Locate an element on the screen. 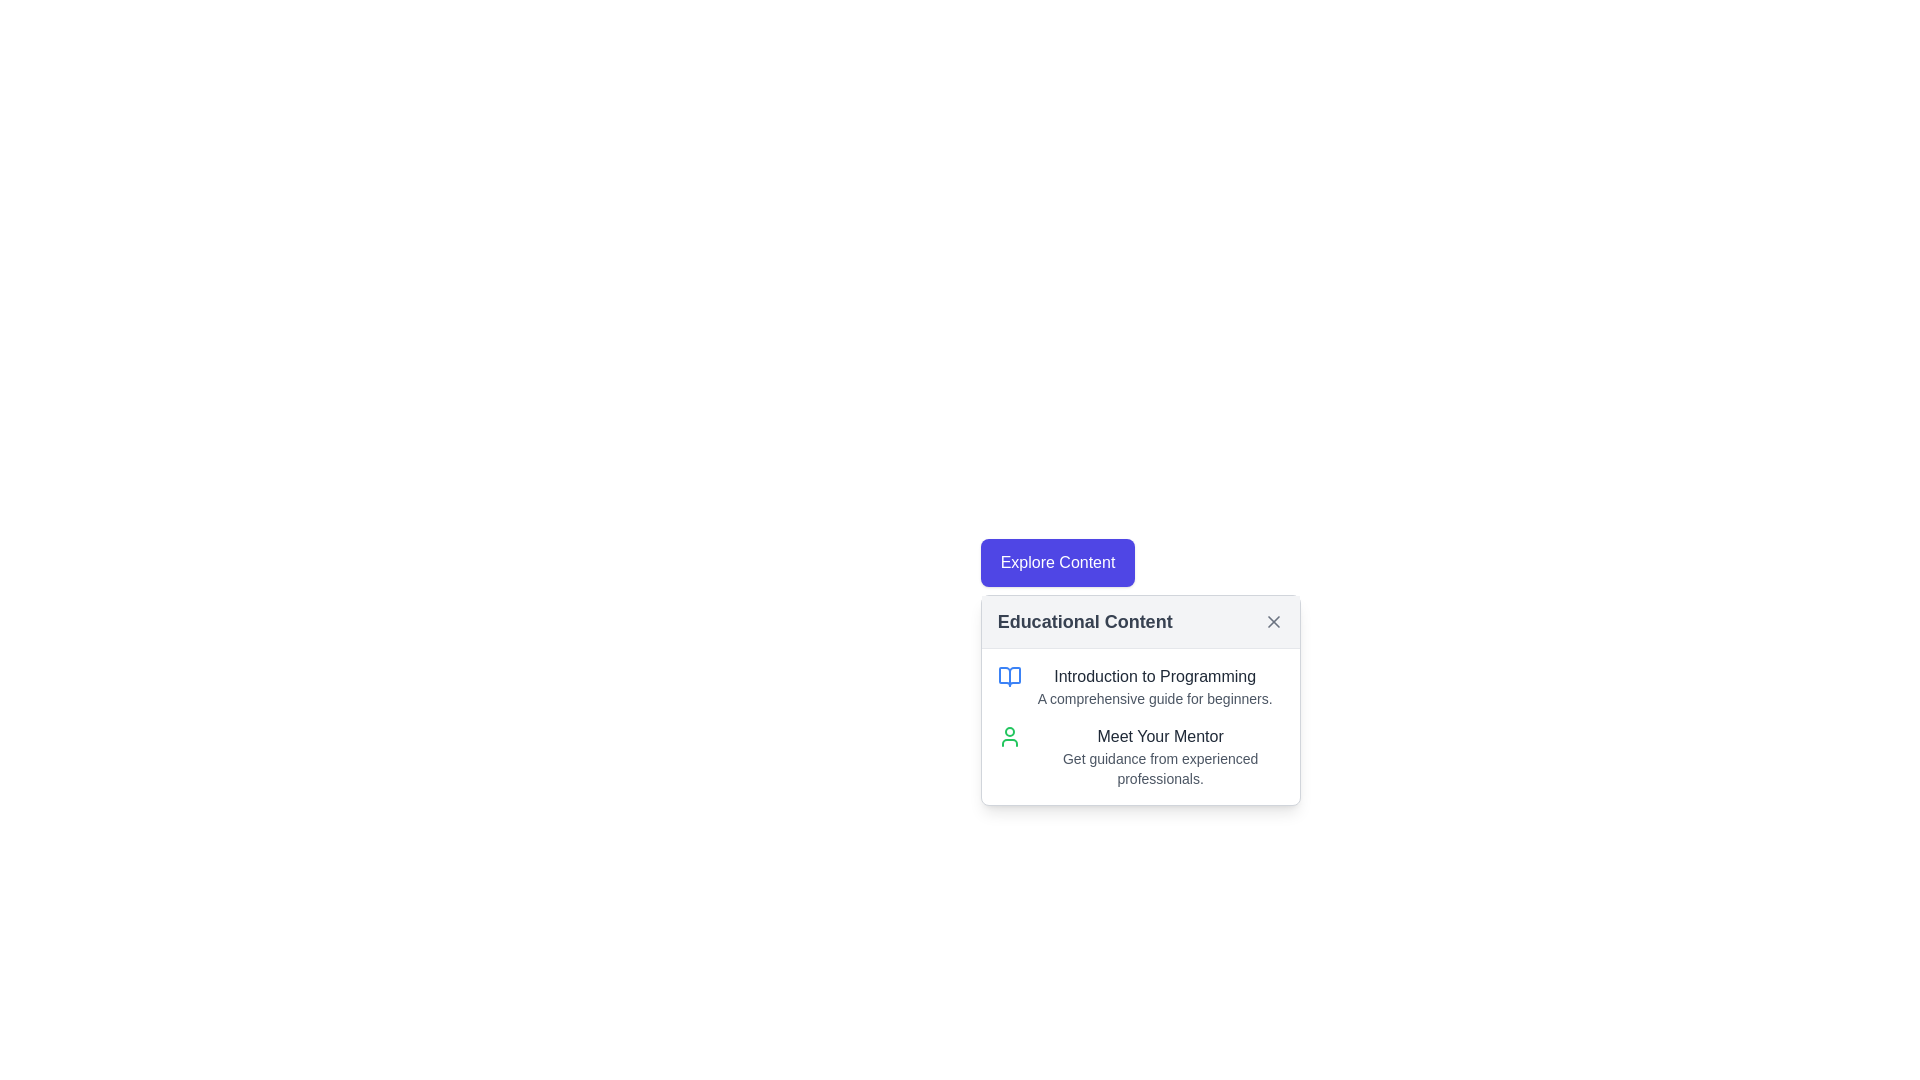  the Text Block containing the title 'Introduction to Programming' and subtitle 'A comprehensive guide for beginners' located within the 'Educational Content' panel is located at coordinates (1155, 685).